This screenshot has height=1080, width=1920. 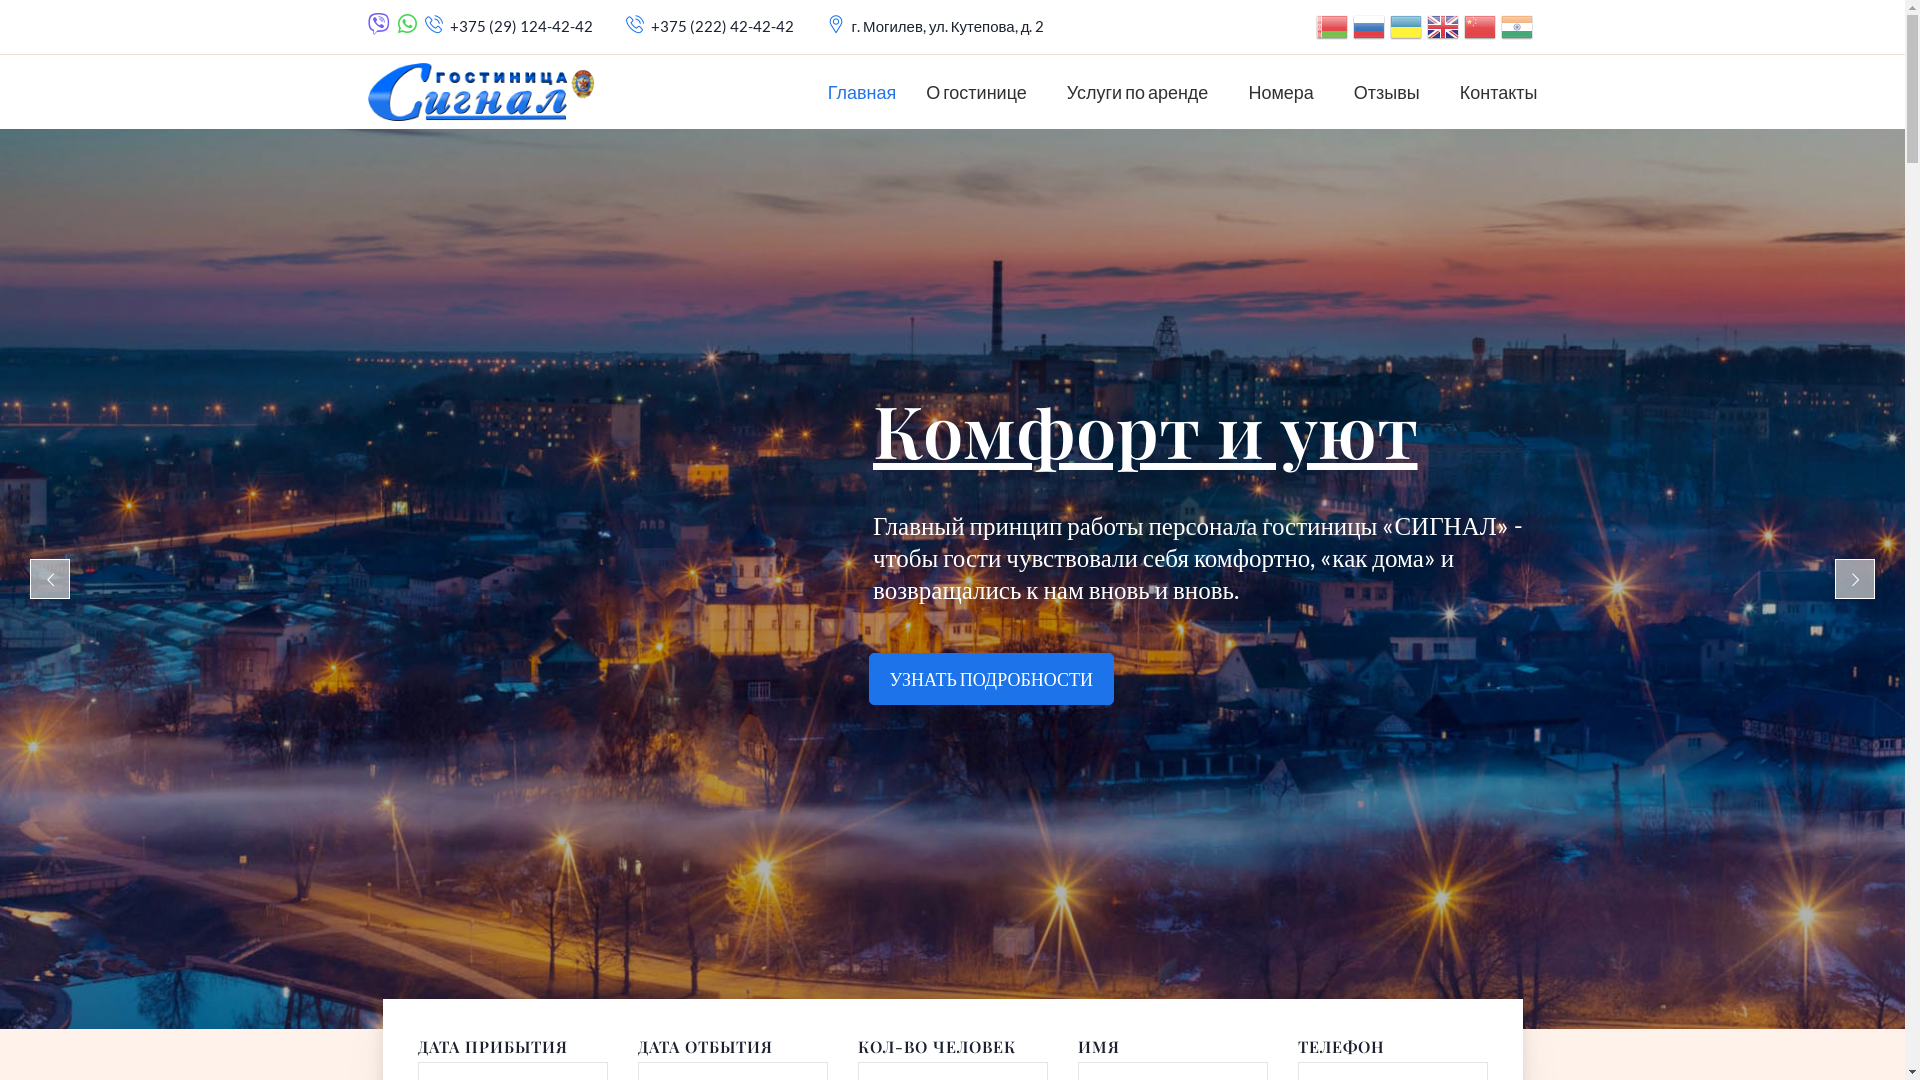 I want to click on '+375 (29) 124-42-42', so click(x=521, y=26).